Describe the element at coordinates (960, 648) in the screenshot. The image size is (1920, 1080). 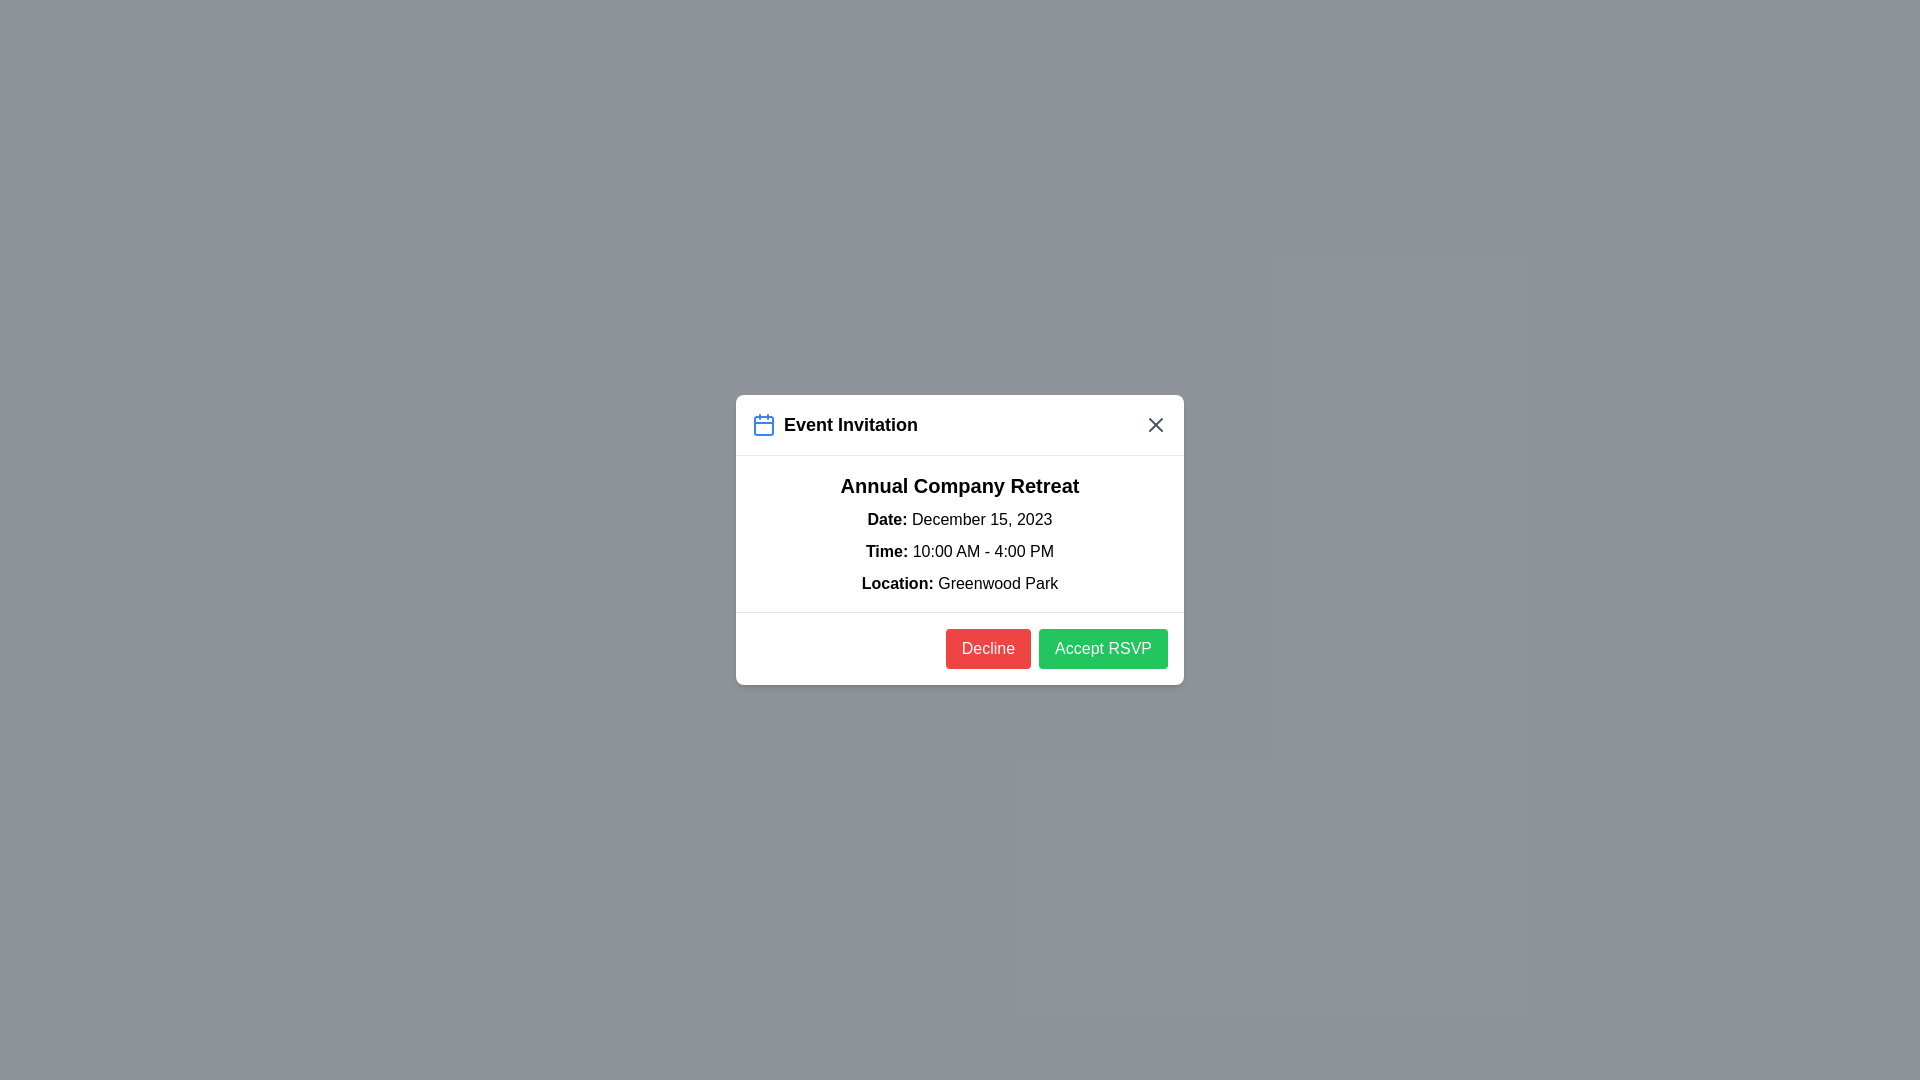
I see `the 'Decline' button, which is the left button in the button group for responding to event invitations, to reject the invitation` at that location.